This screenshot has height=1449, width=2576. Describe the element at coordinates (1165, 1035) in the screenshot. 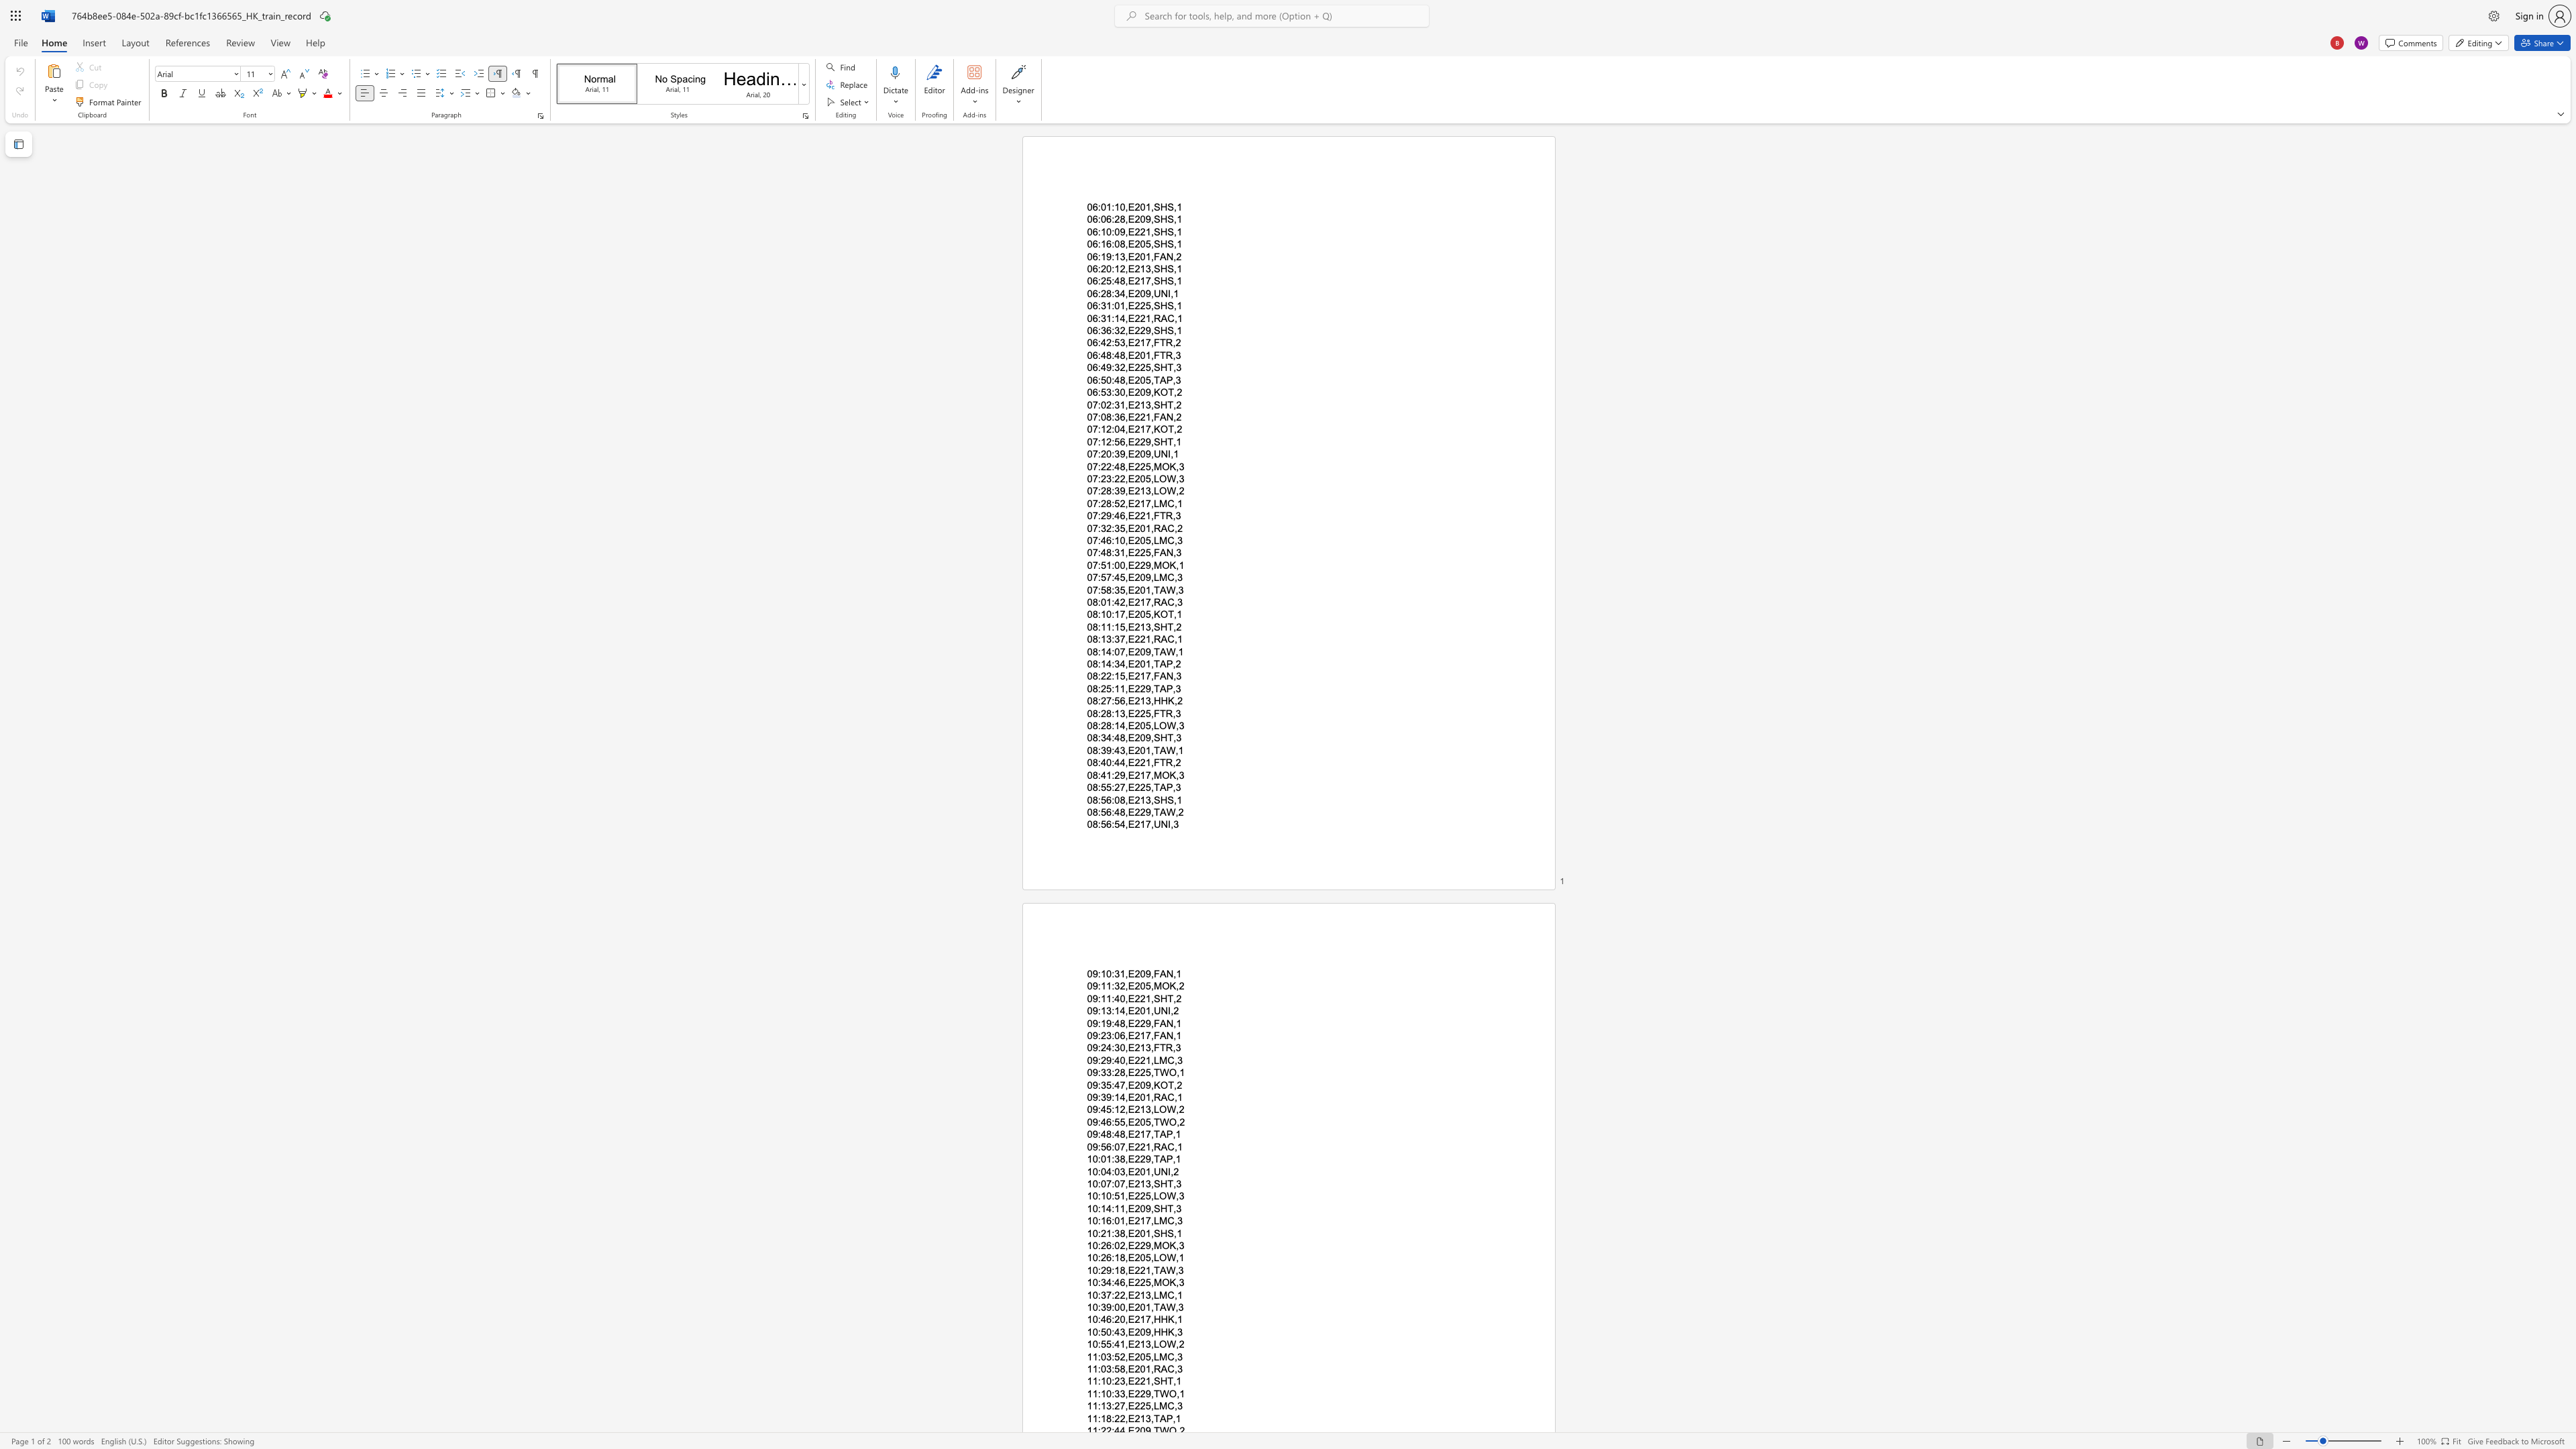

I see `the space between the continuous character "A" and "N" in the text` at that location.